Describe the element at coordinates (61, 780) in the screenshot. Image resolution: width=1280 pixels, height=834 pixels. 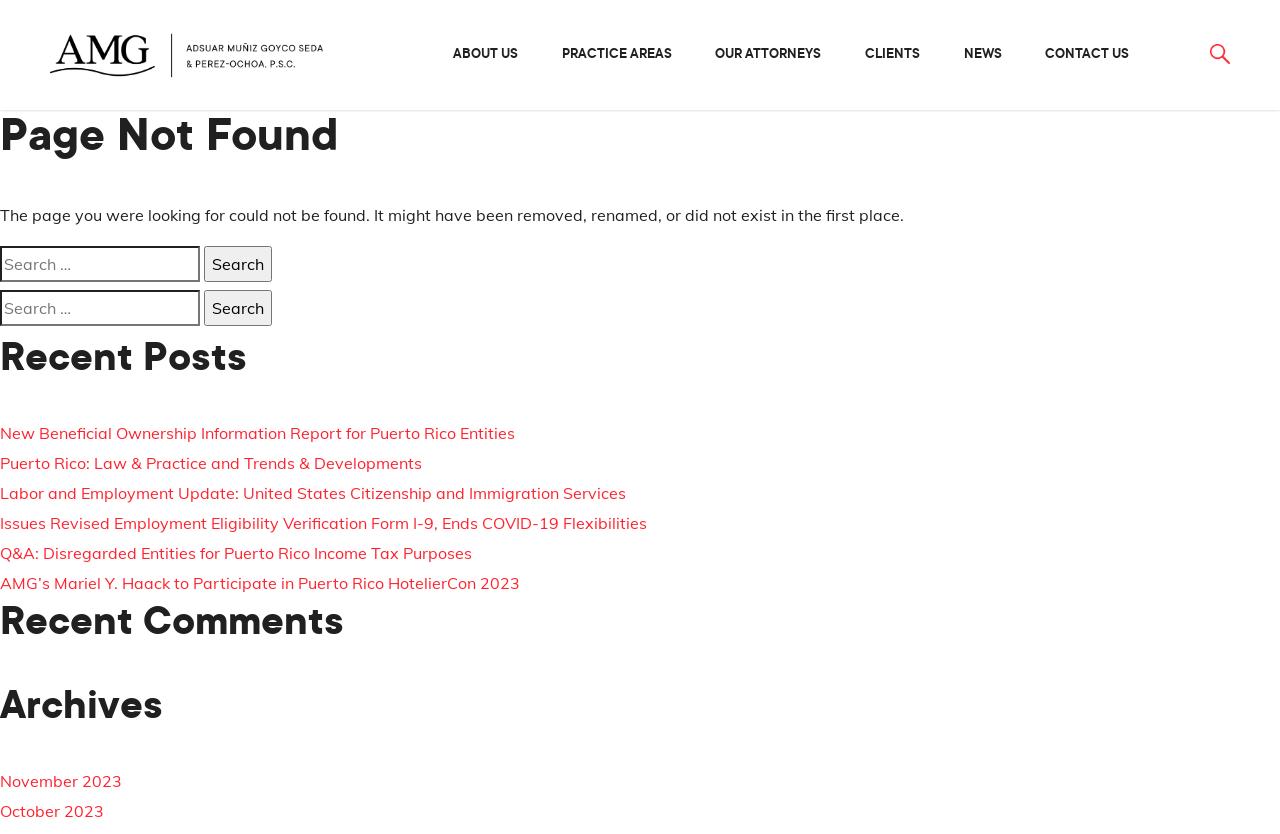
I see `'November 2023'` at that location.